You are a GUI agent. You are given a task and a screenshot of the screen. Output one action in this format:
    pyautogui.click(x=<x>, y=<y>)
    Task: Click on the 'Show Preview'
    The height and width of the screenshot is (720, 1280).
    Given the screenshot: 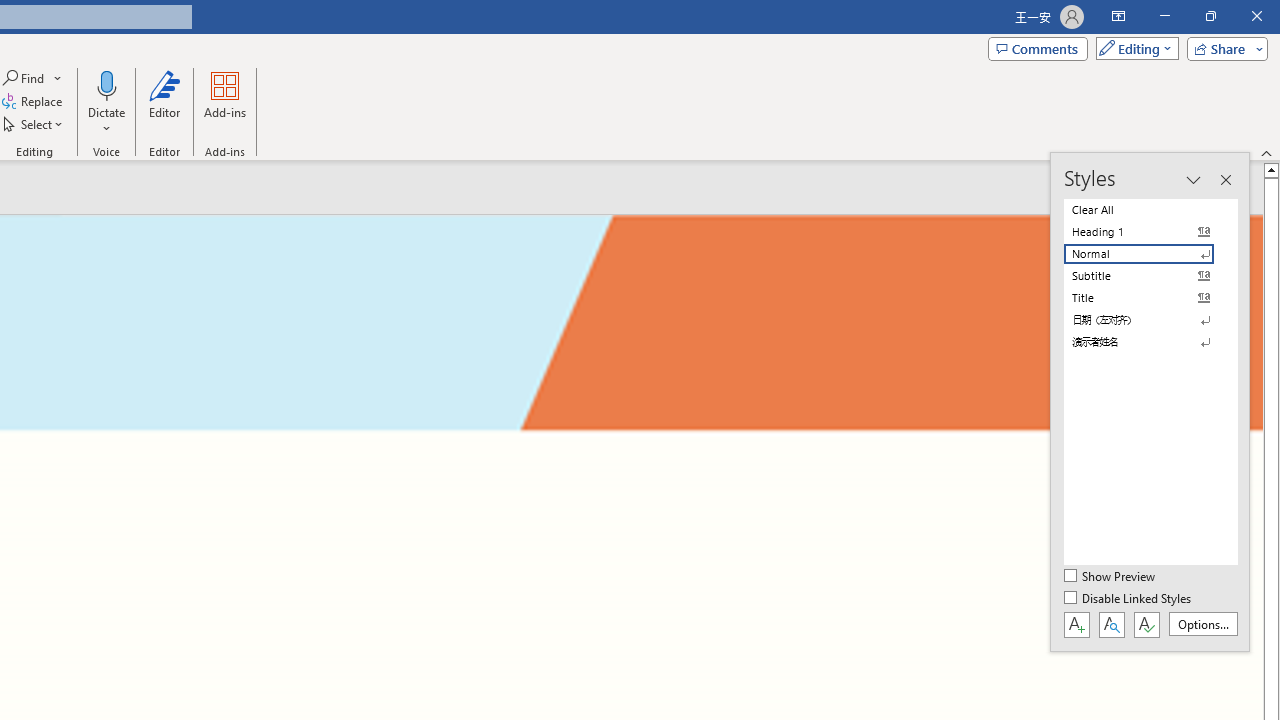 What is the action you would take?
    pyautogui.click(x=1110, y=577)
    